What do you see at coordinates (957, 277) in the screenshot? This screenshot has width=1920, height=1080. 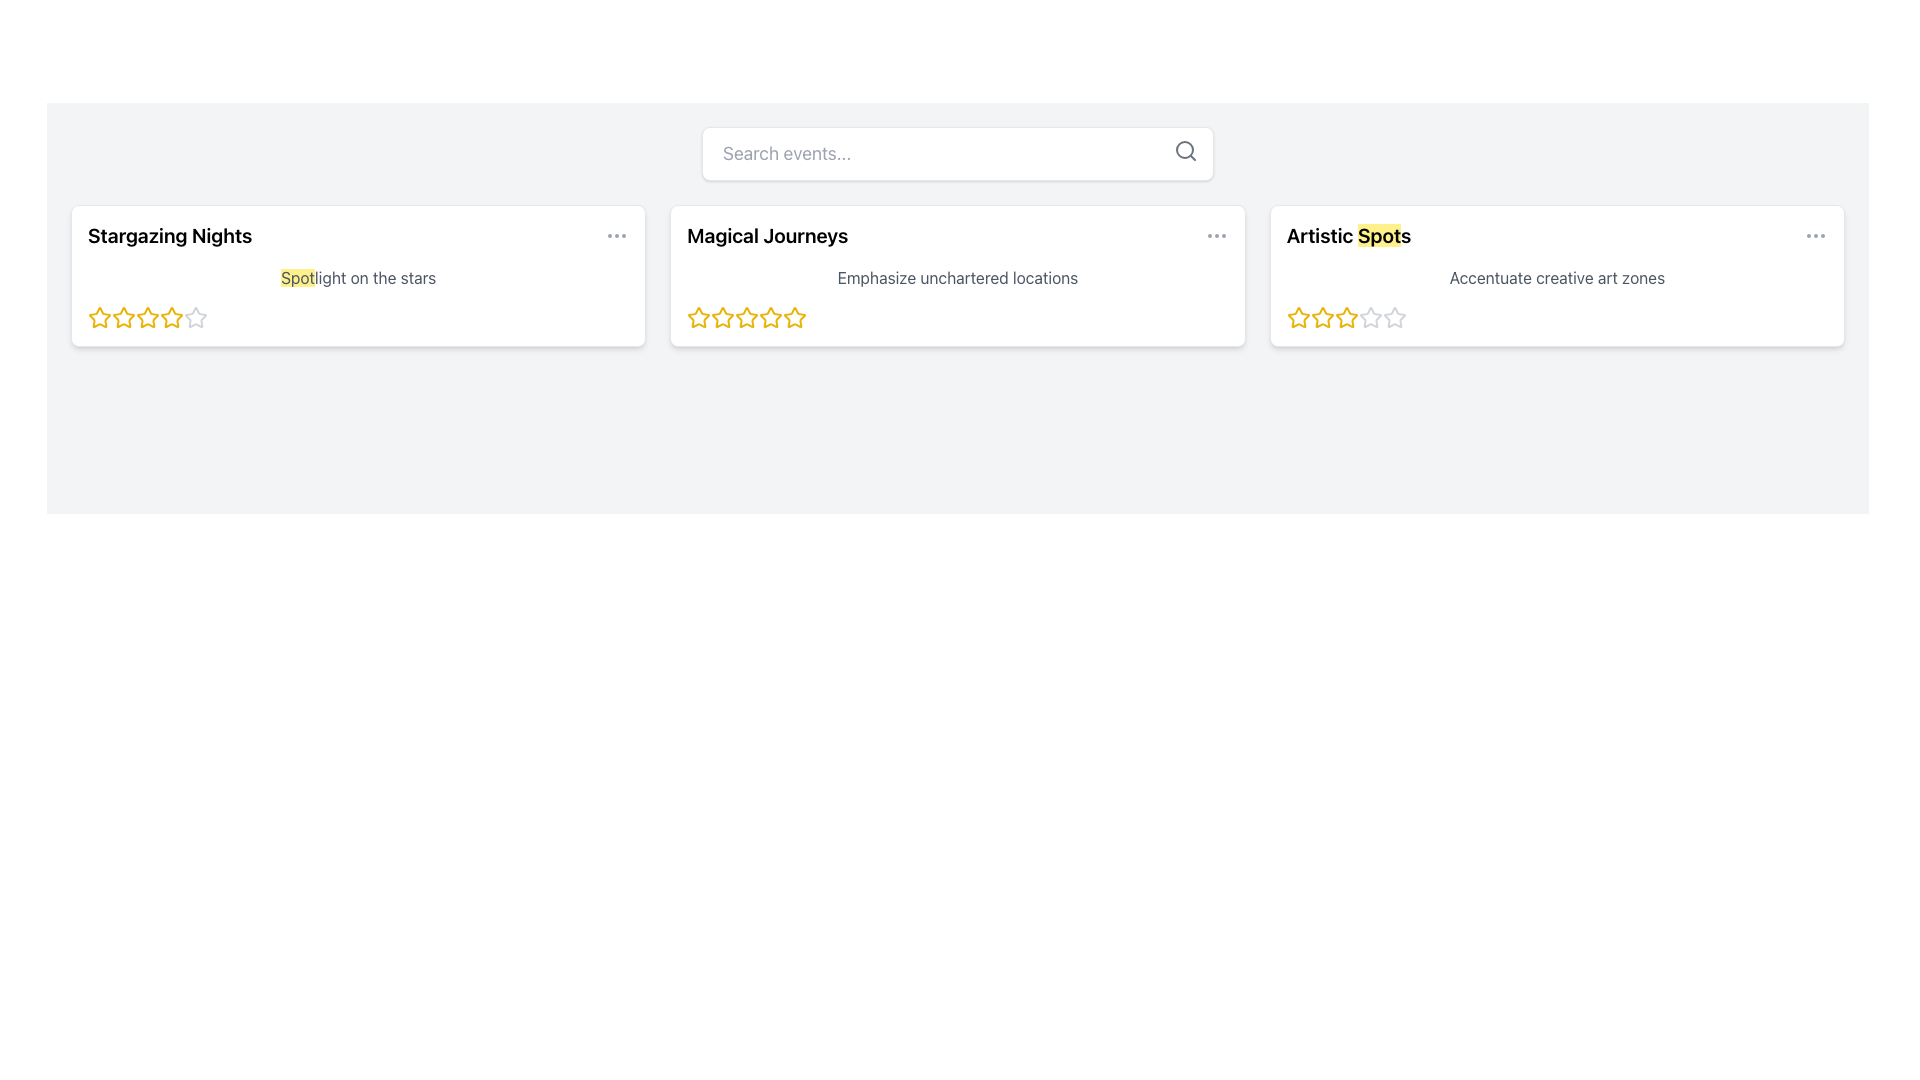 I see `text content of the Text Label located below the heading 'Magical Journeys' in the second card of three horizontal cards` at bounding box center [957, 277].